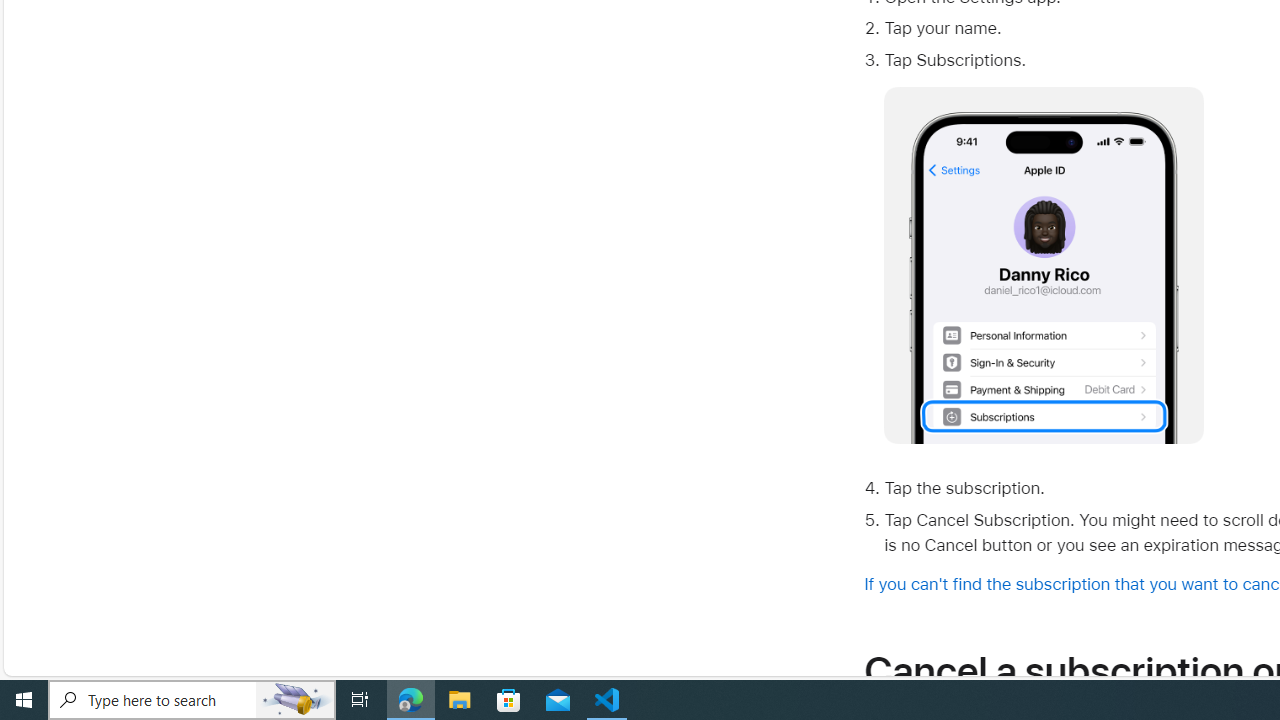 The image size is (1280, 720). I want to click on 'No alt supplied for Image', so click(1043, 265).